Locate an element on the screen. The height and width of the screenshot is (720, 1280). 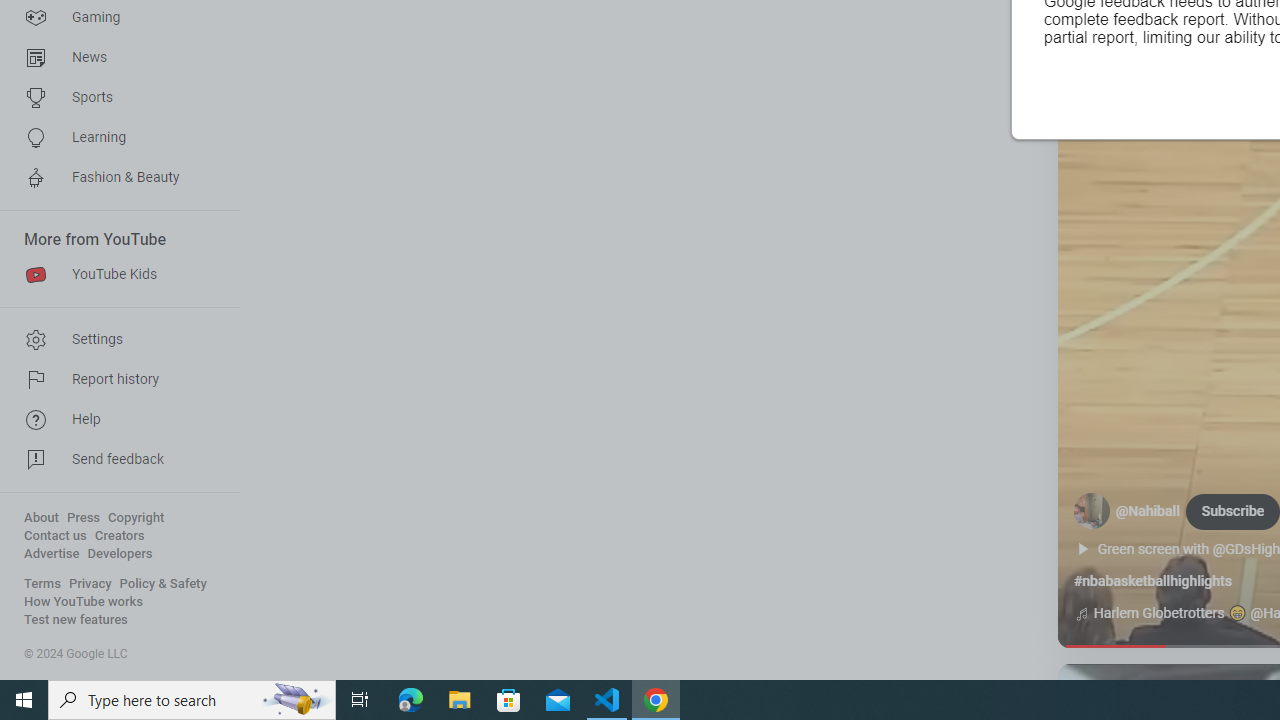
'#nbabasketballhighlights' is located at coordinates (1152, 581).